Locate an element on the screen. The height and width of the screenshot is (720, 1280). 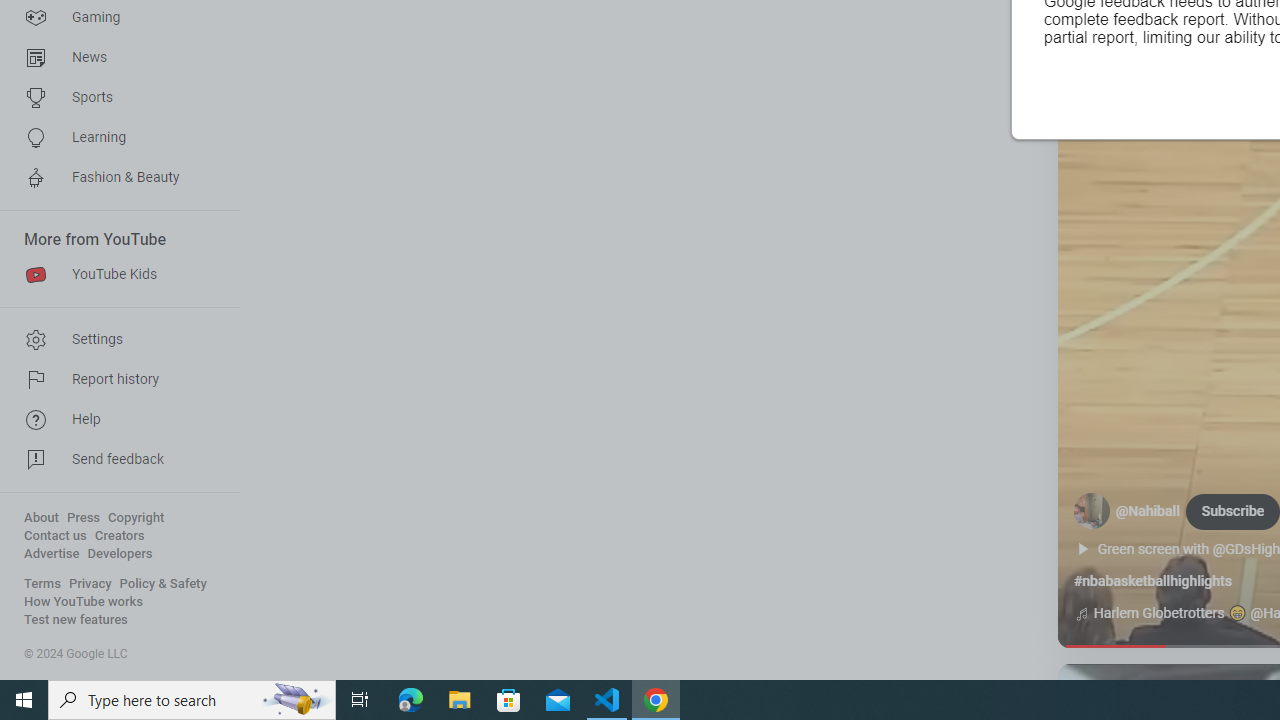
'#nbabasketballhighlights' is located at coordinates (1152, 581).